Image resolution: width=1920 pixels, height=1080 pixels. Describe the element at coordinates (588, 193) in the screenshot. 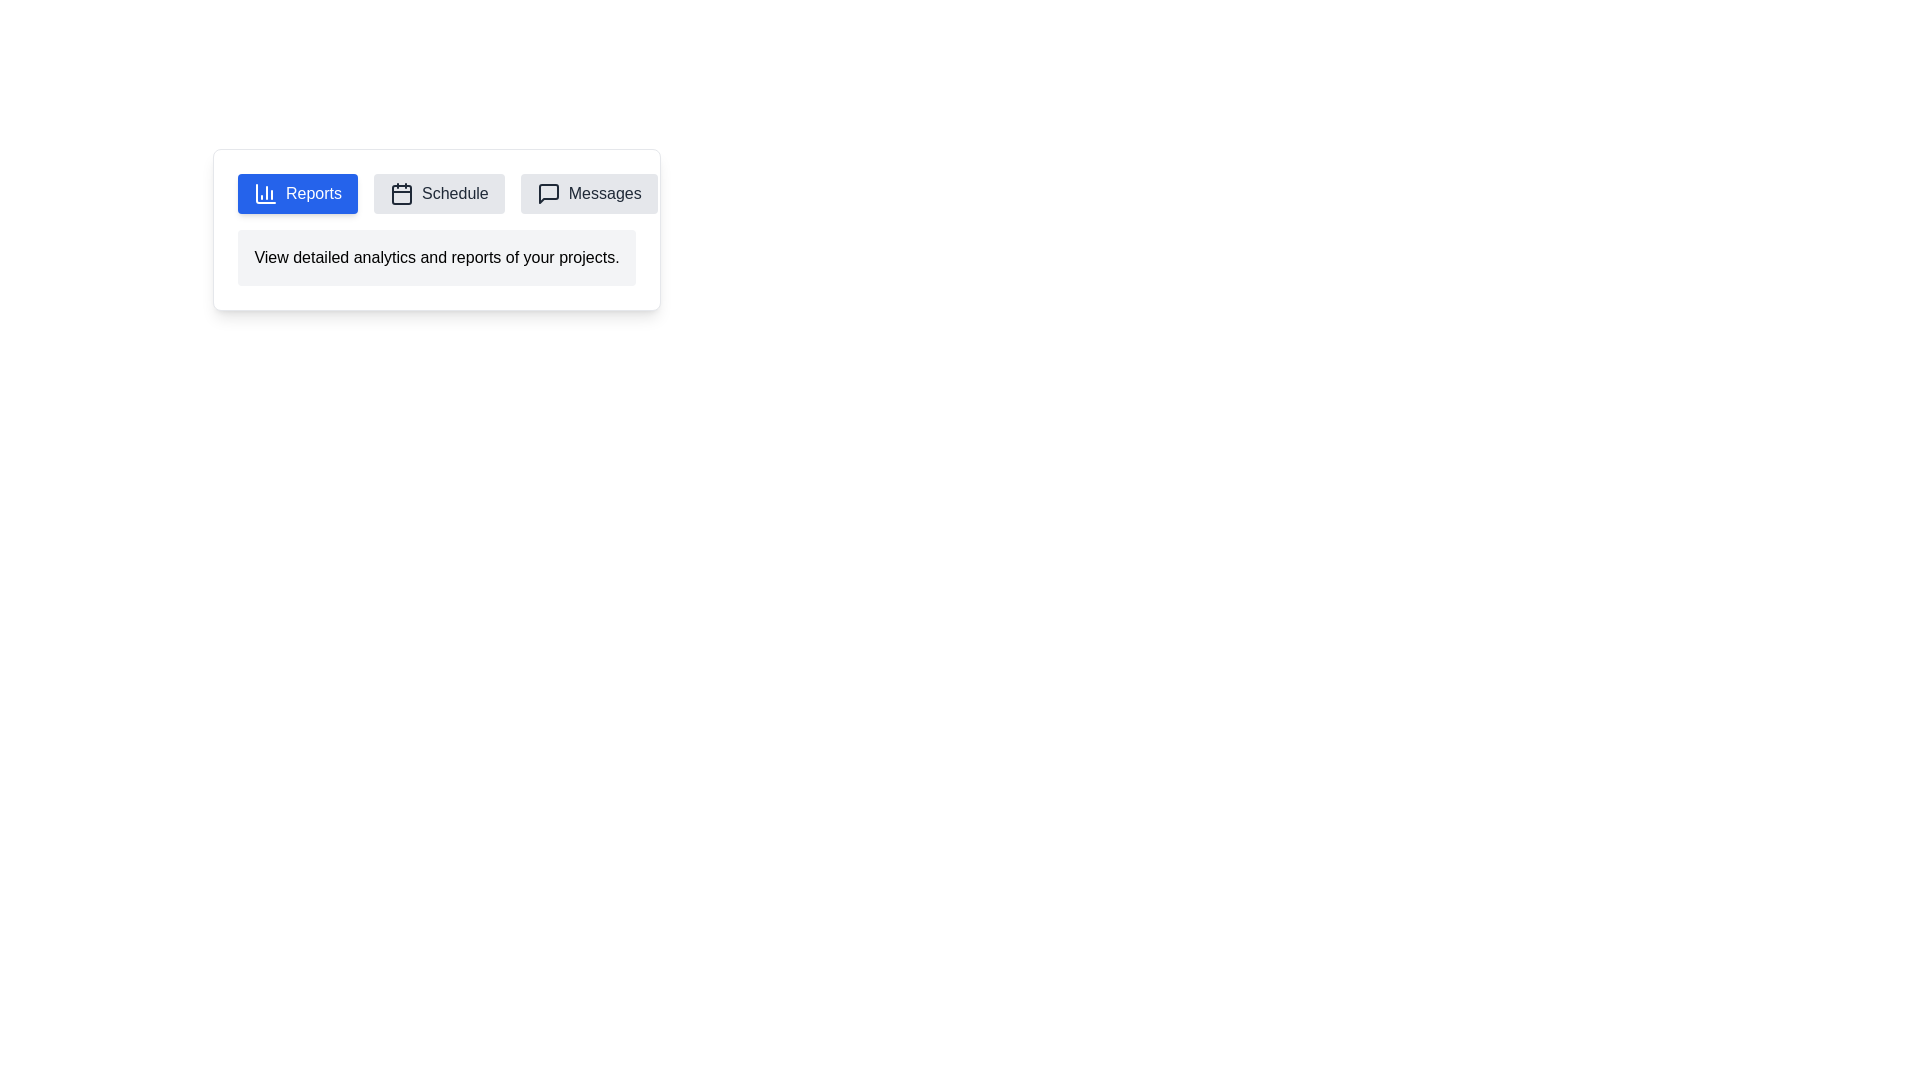

I see `the tab labeled Messages` at that location.